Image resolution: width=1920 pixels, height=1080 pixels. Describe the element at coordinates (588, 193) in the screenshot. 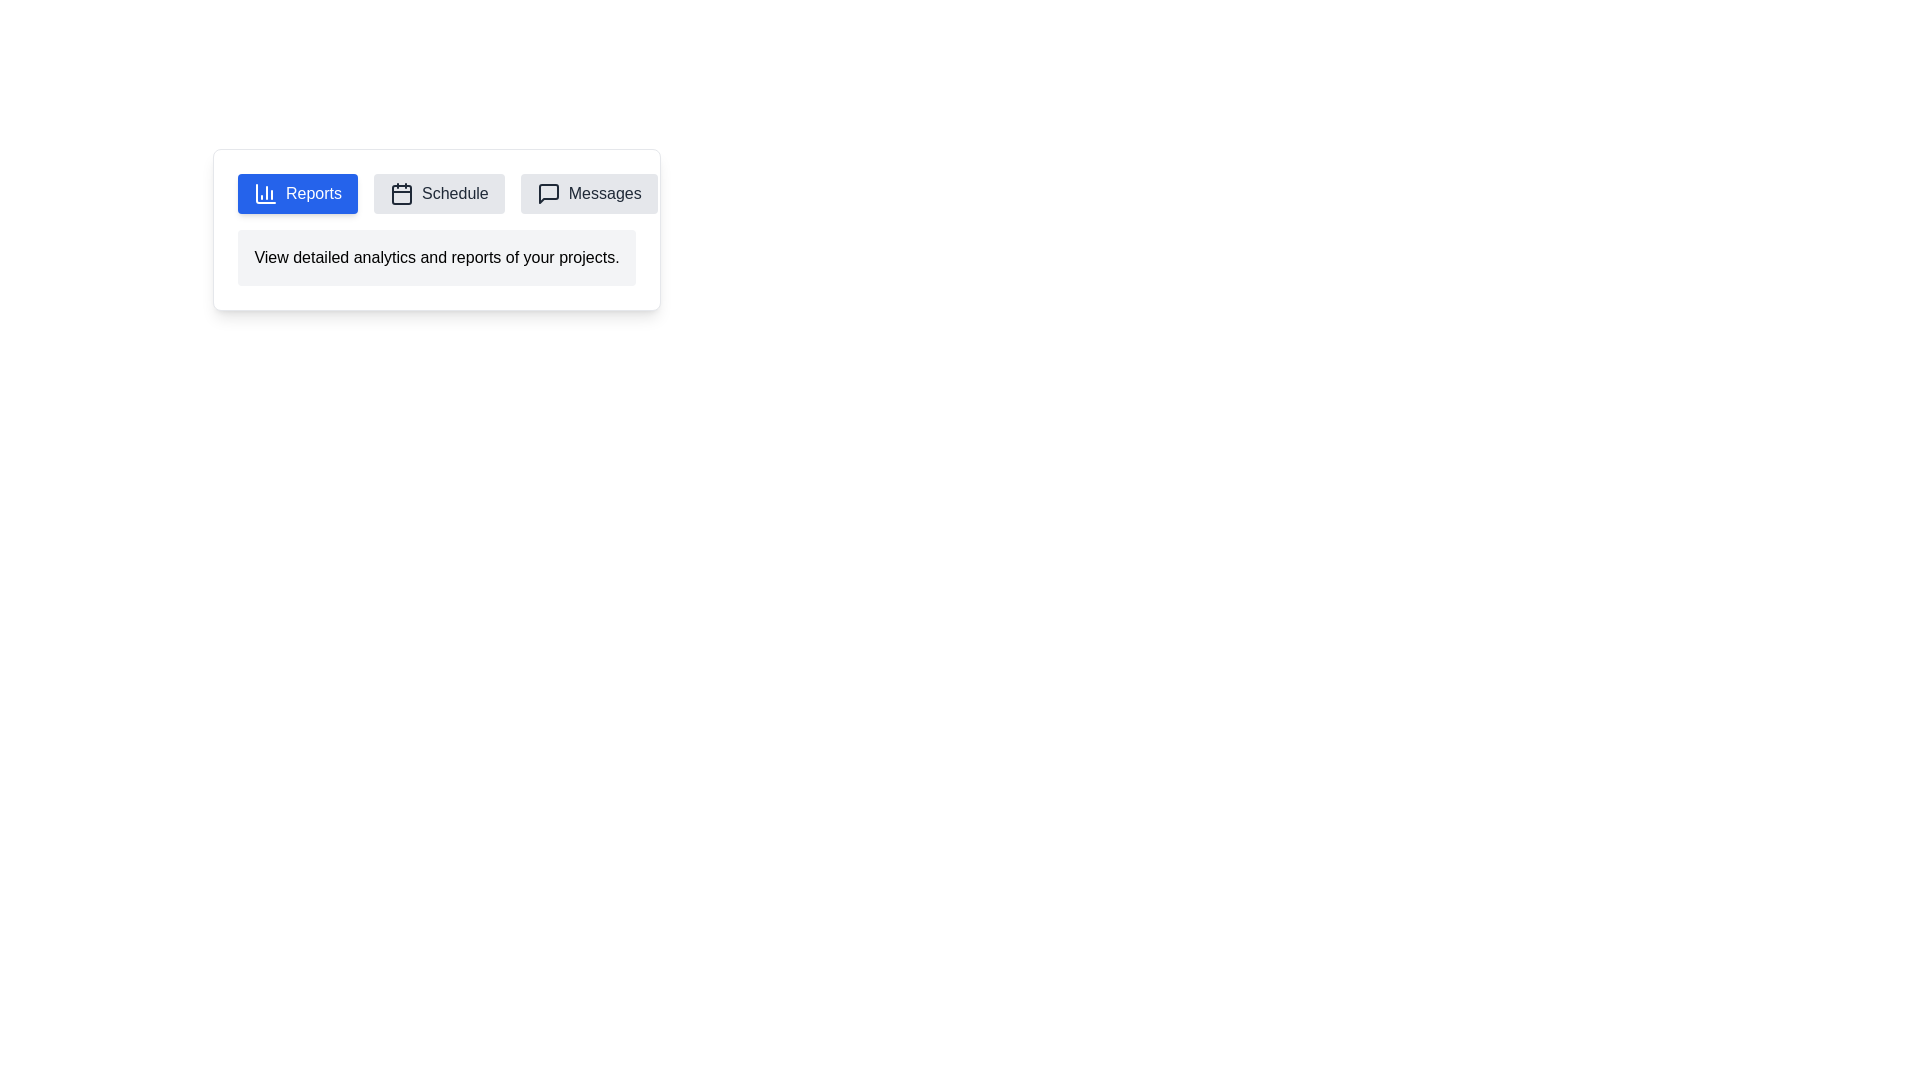

I see `the tab labeled Messages` at that location.